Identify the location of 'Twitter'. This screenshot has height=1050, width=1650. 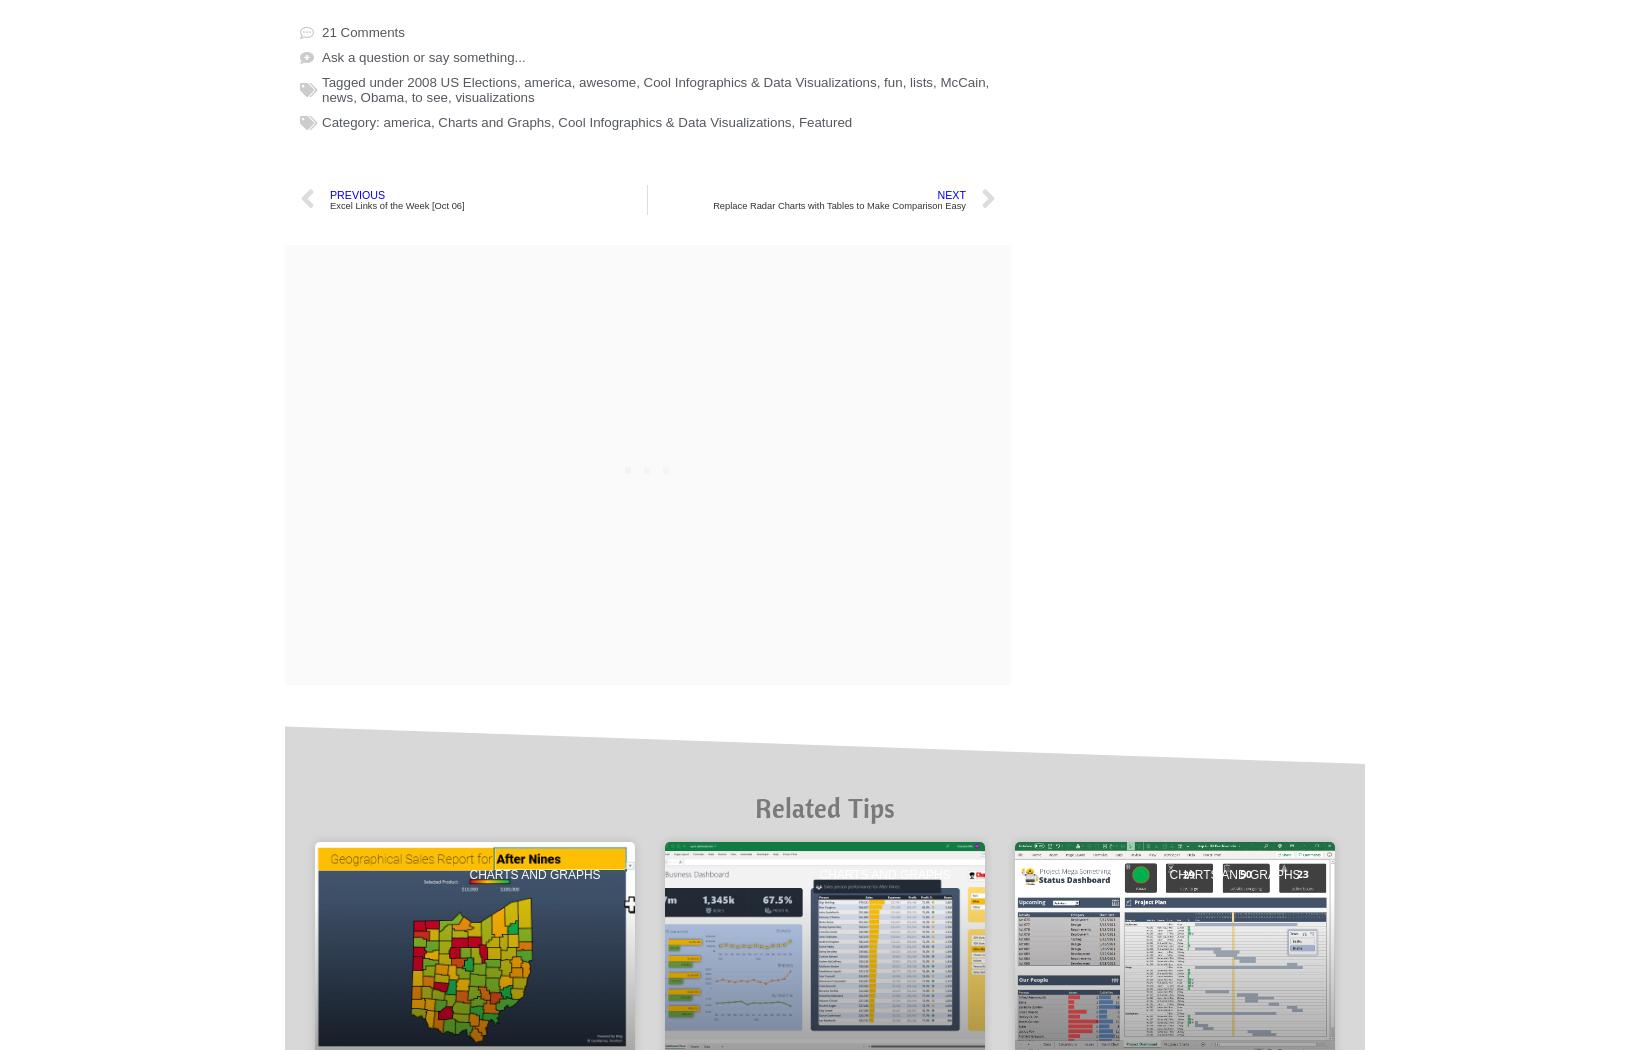
(450, 160).